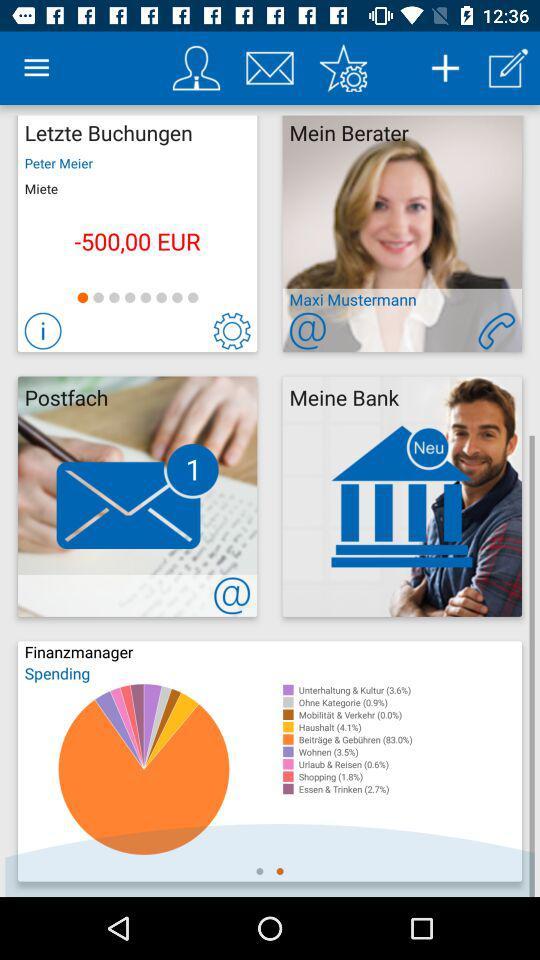 This screenshot has width=540, height=960. I want to click on the unterhaltung kultur 3 icon, so click(409, 690).